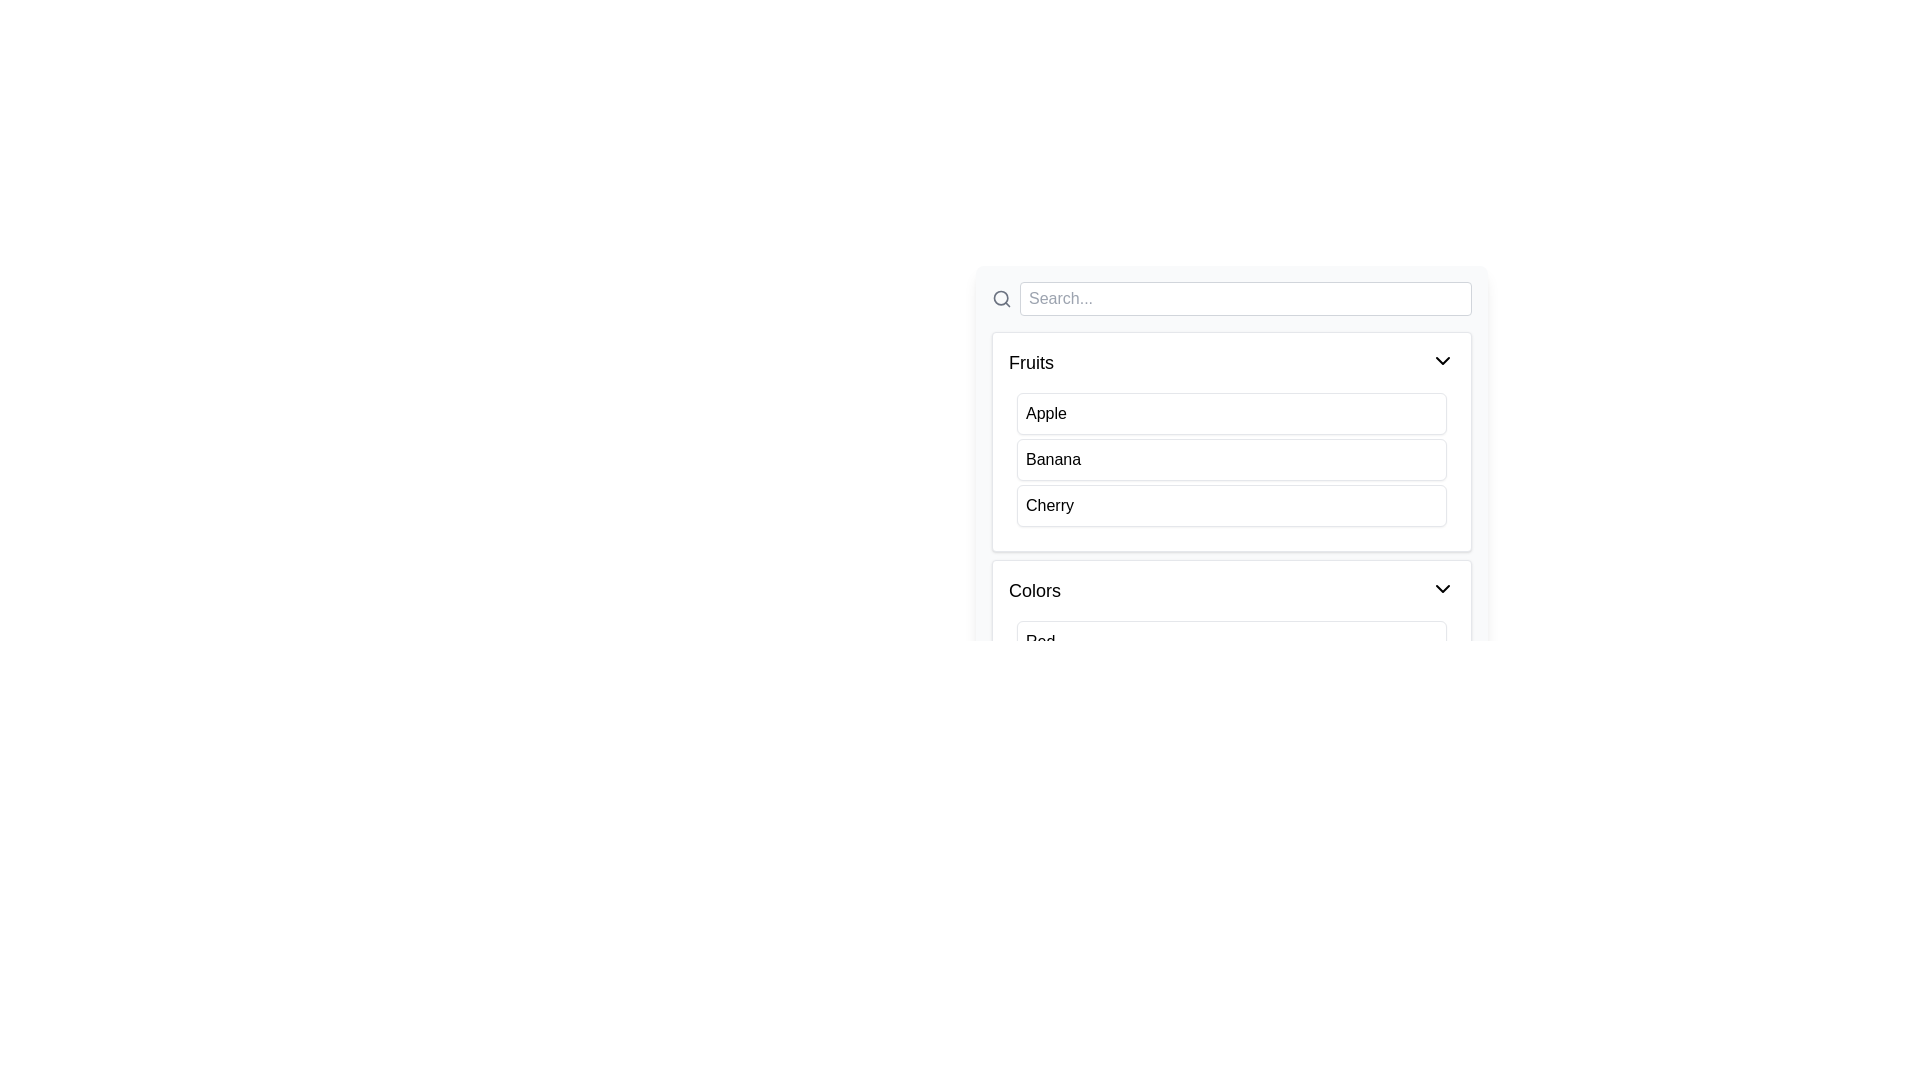 The image size is (1920, 1080). I want to click on the 'Banana' text label within the 'Fruits' dropdown menu, so click(1052, 459).